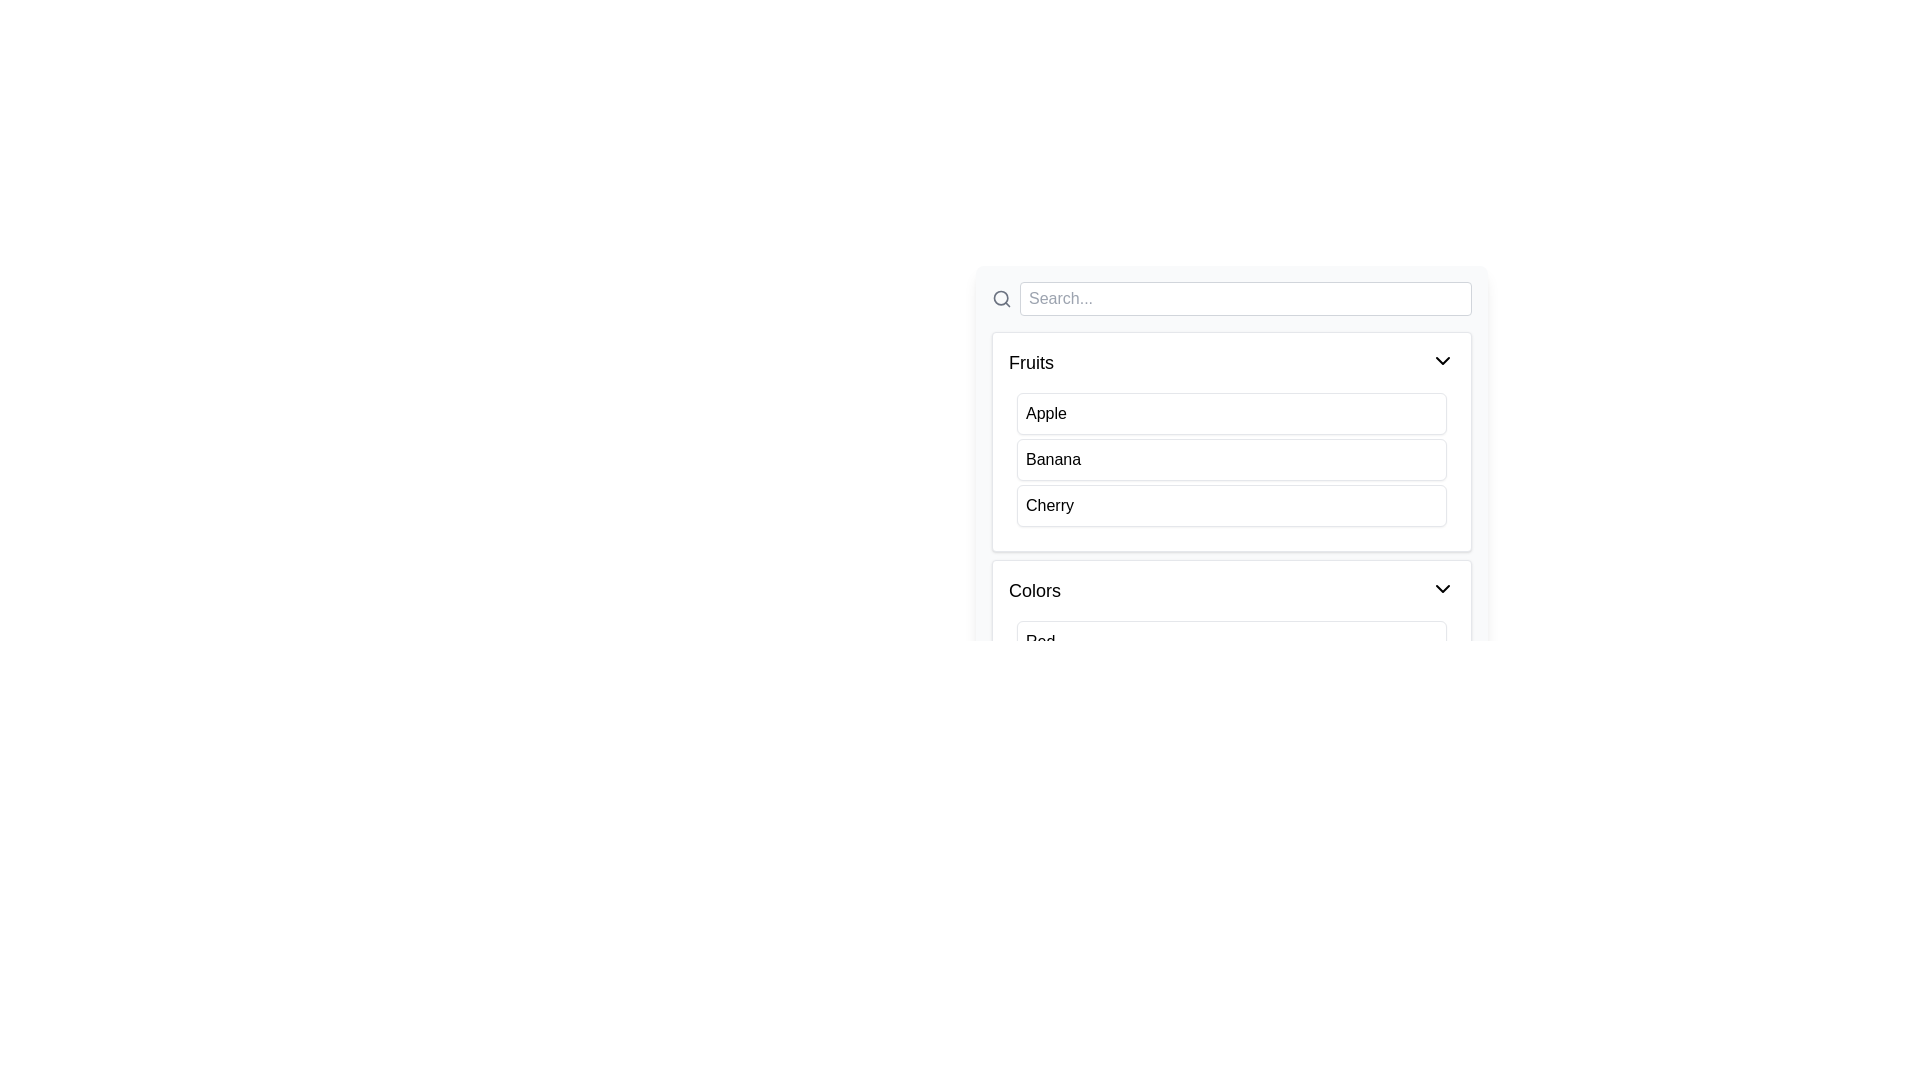 The image size is (1920, 1080). I want to click on the 'Banana' text label within the 'Fruits' dropdown menu, so click(1052, 459).